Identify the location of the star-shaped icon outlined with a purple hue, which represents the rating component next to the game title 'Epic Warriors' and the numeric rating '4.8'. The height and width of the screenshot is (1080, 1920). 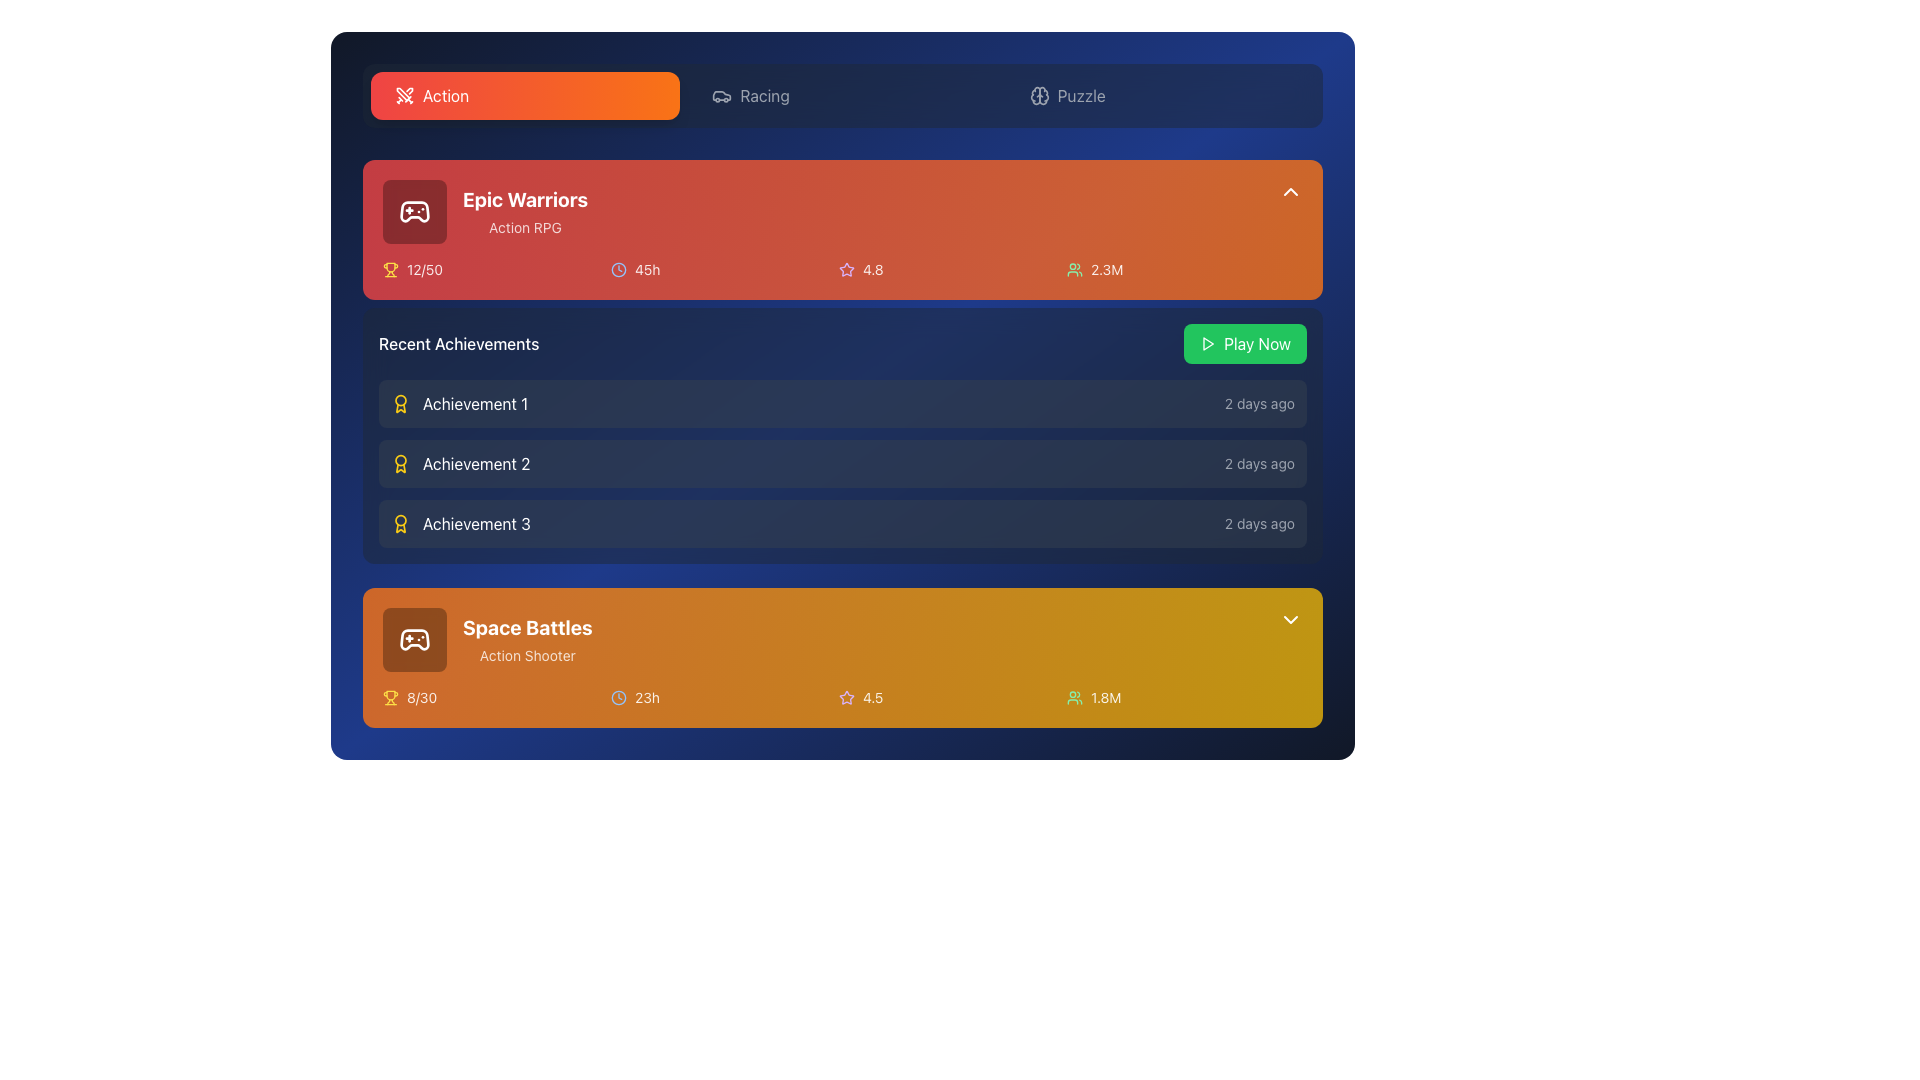
(846, 268).